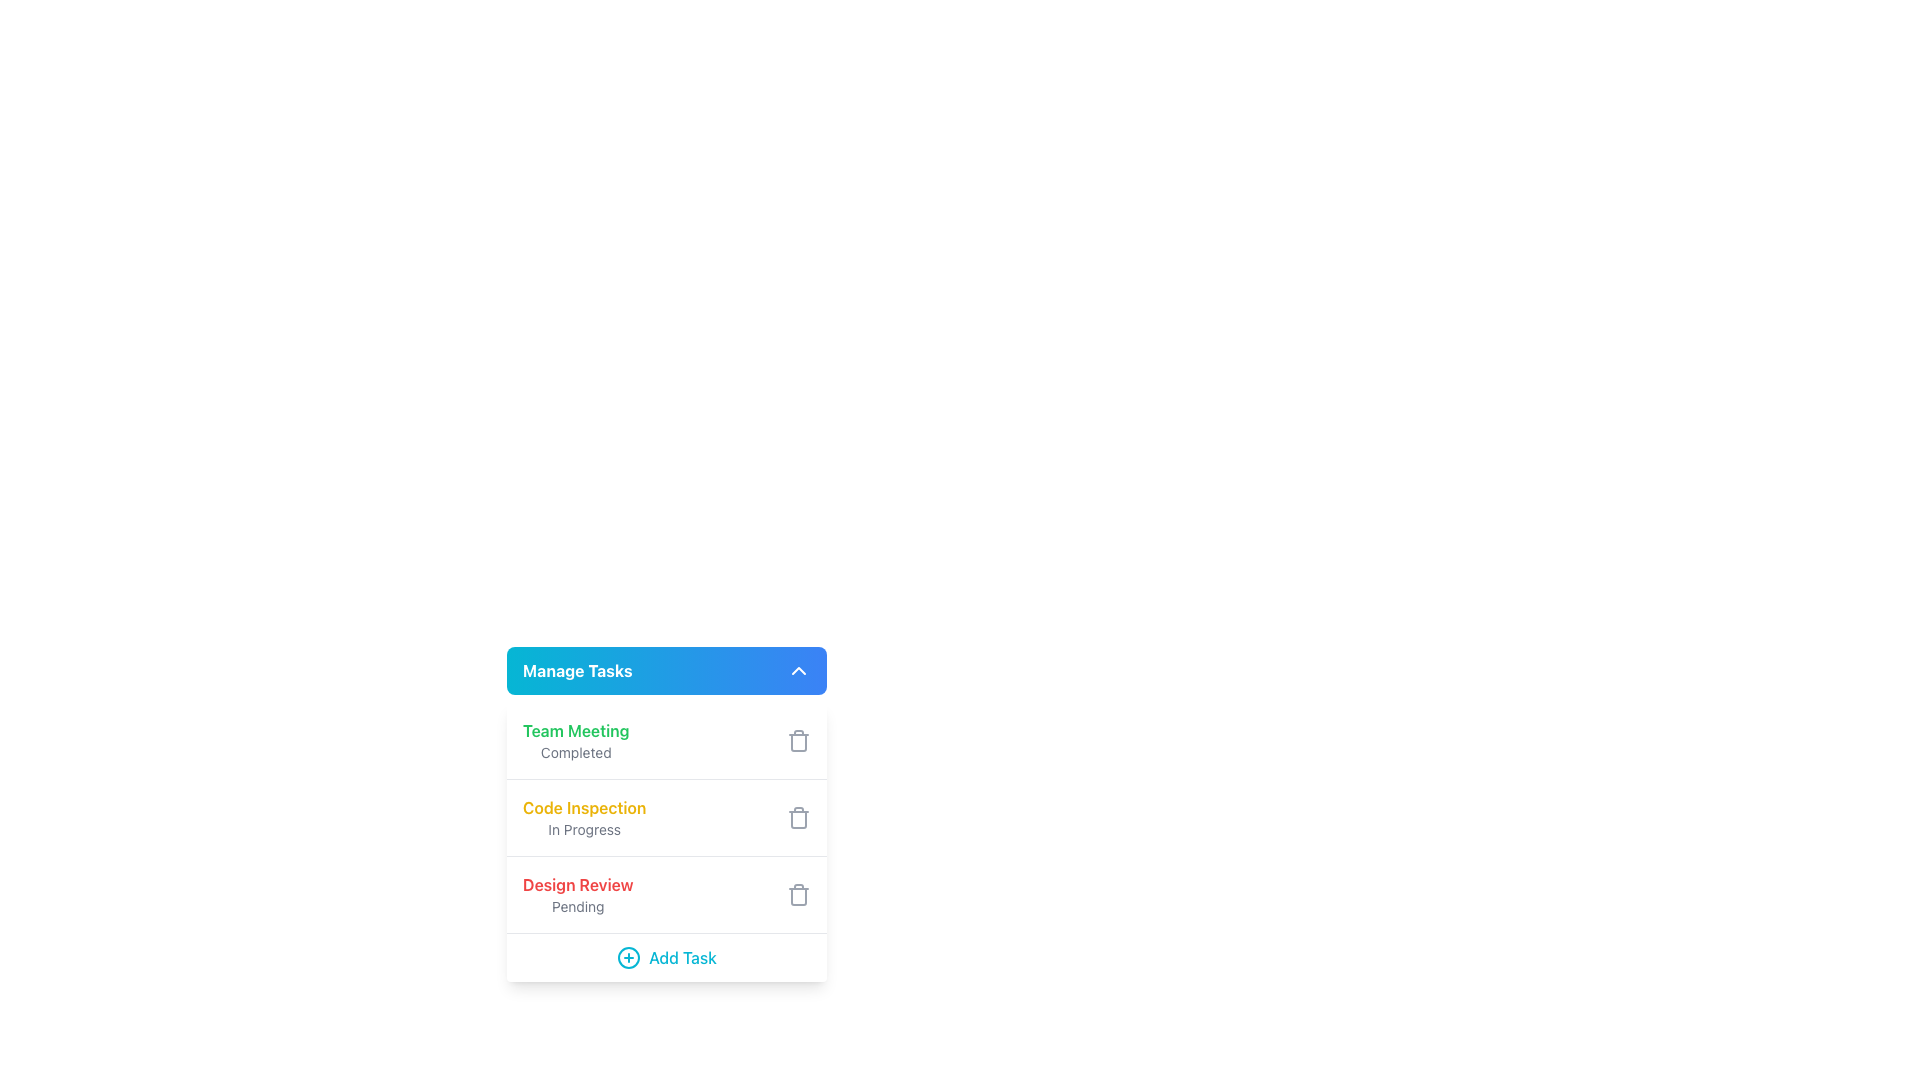 The image size is (1920, 1080). I want to click on the 'Manage Tasks' button at the top of the task management interface, so click(667, 671).